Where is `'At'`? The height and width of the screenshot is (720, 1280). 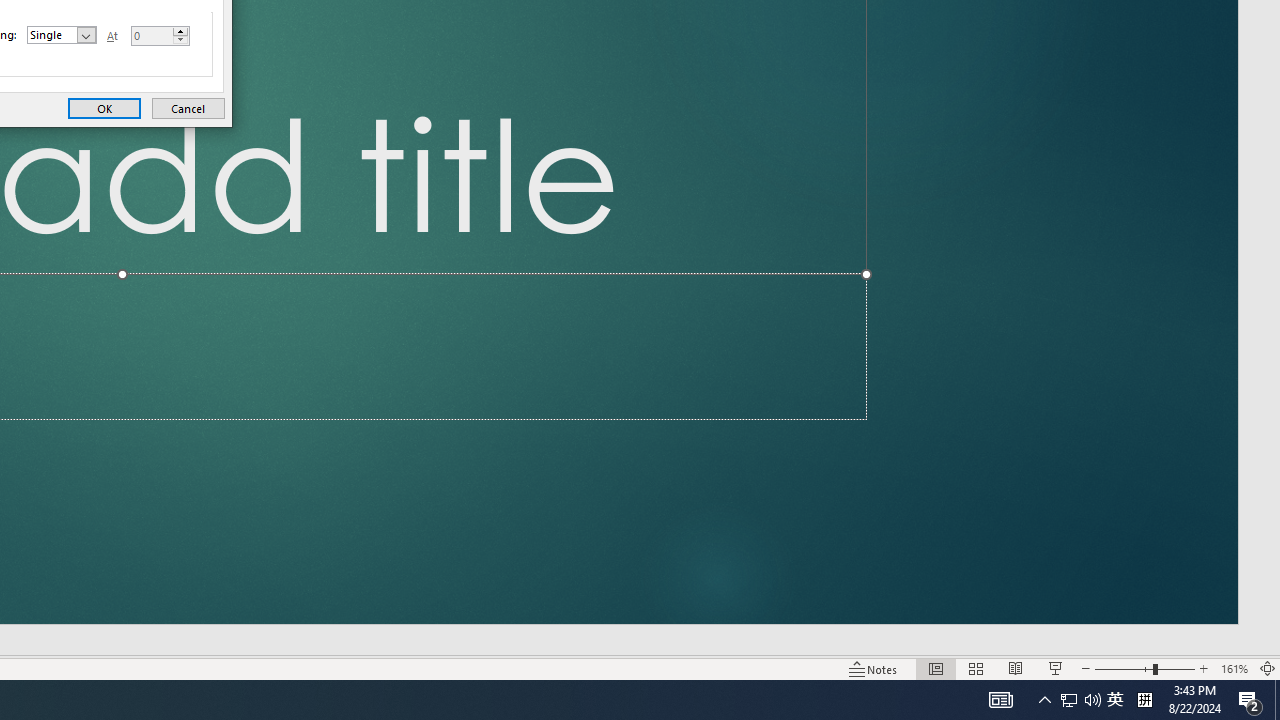 'At' is located at coordinates (150, 36).